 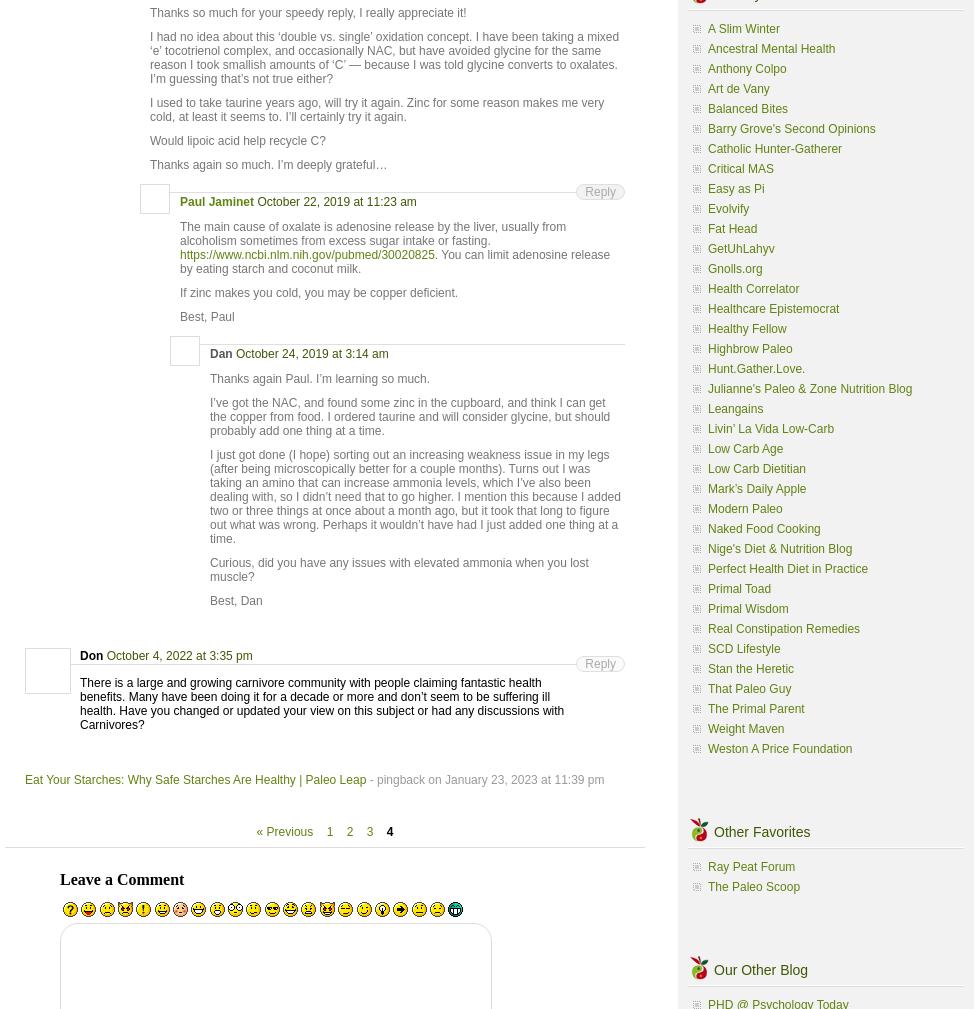 I want to click on 'I just got done (I hope) sorting out an increasing weakness issue in my legs (after being microscopically better for a couple months). Turns out I was taking an amino that can increase ammonia levels, which I’ve also been dealing with, so I didn’t need that to go higher. I mention this because I added two or three things at once about a month ago, but it took that long to figure out what was wrong. Perhaps it wouldn’t have had I just added one thing at a time.', so click(x=415, y=496).